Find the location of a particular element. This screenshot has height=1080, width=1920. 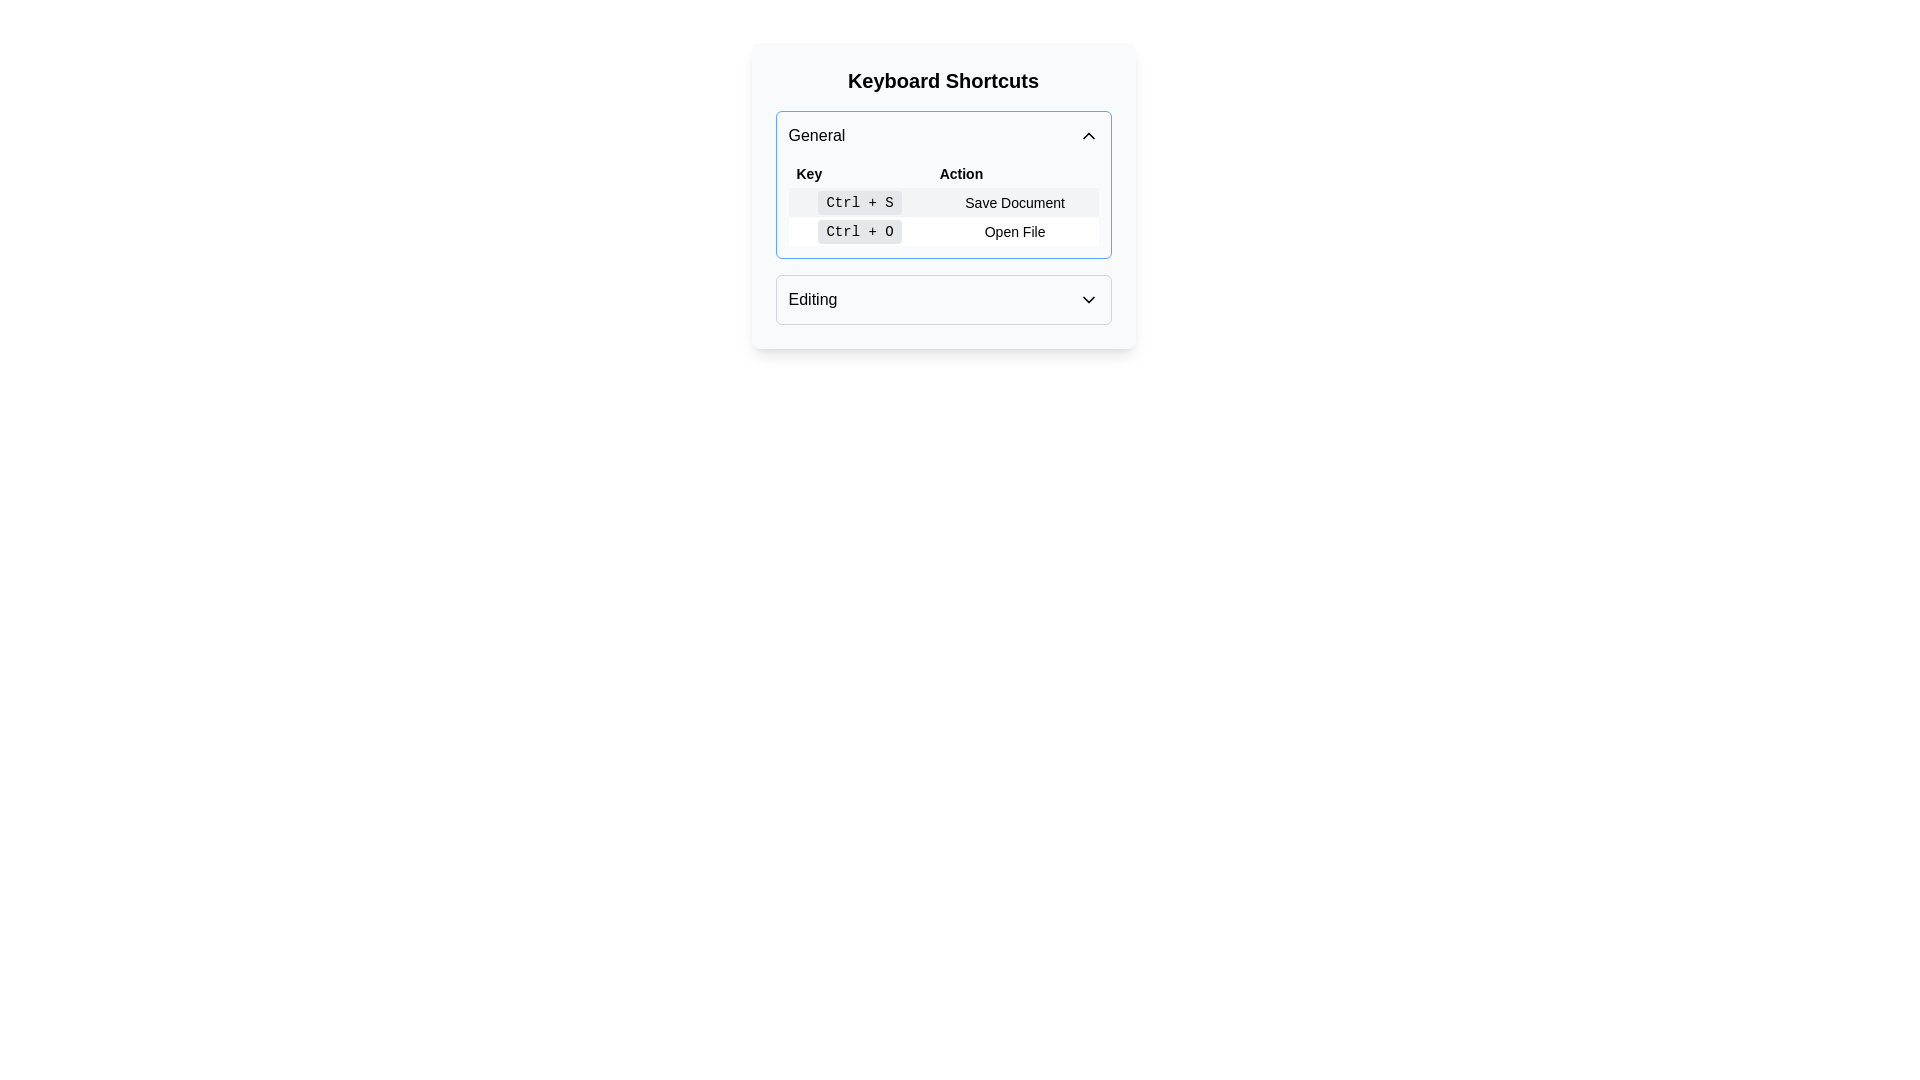

the 'Save Document' text label, which is positioned to the right of the 'Ctrl + S' element under the 'Action' heading is located at coordinates (1015, 202).